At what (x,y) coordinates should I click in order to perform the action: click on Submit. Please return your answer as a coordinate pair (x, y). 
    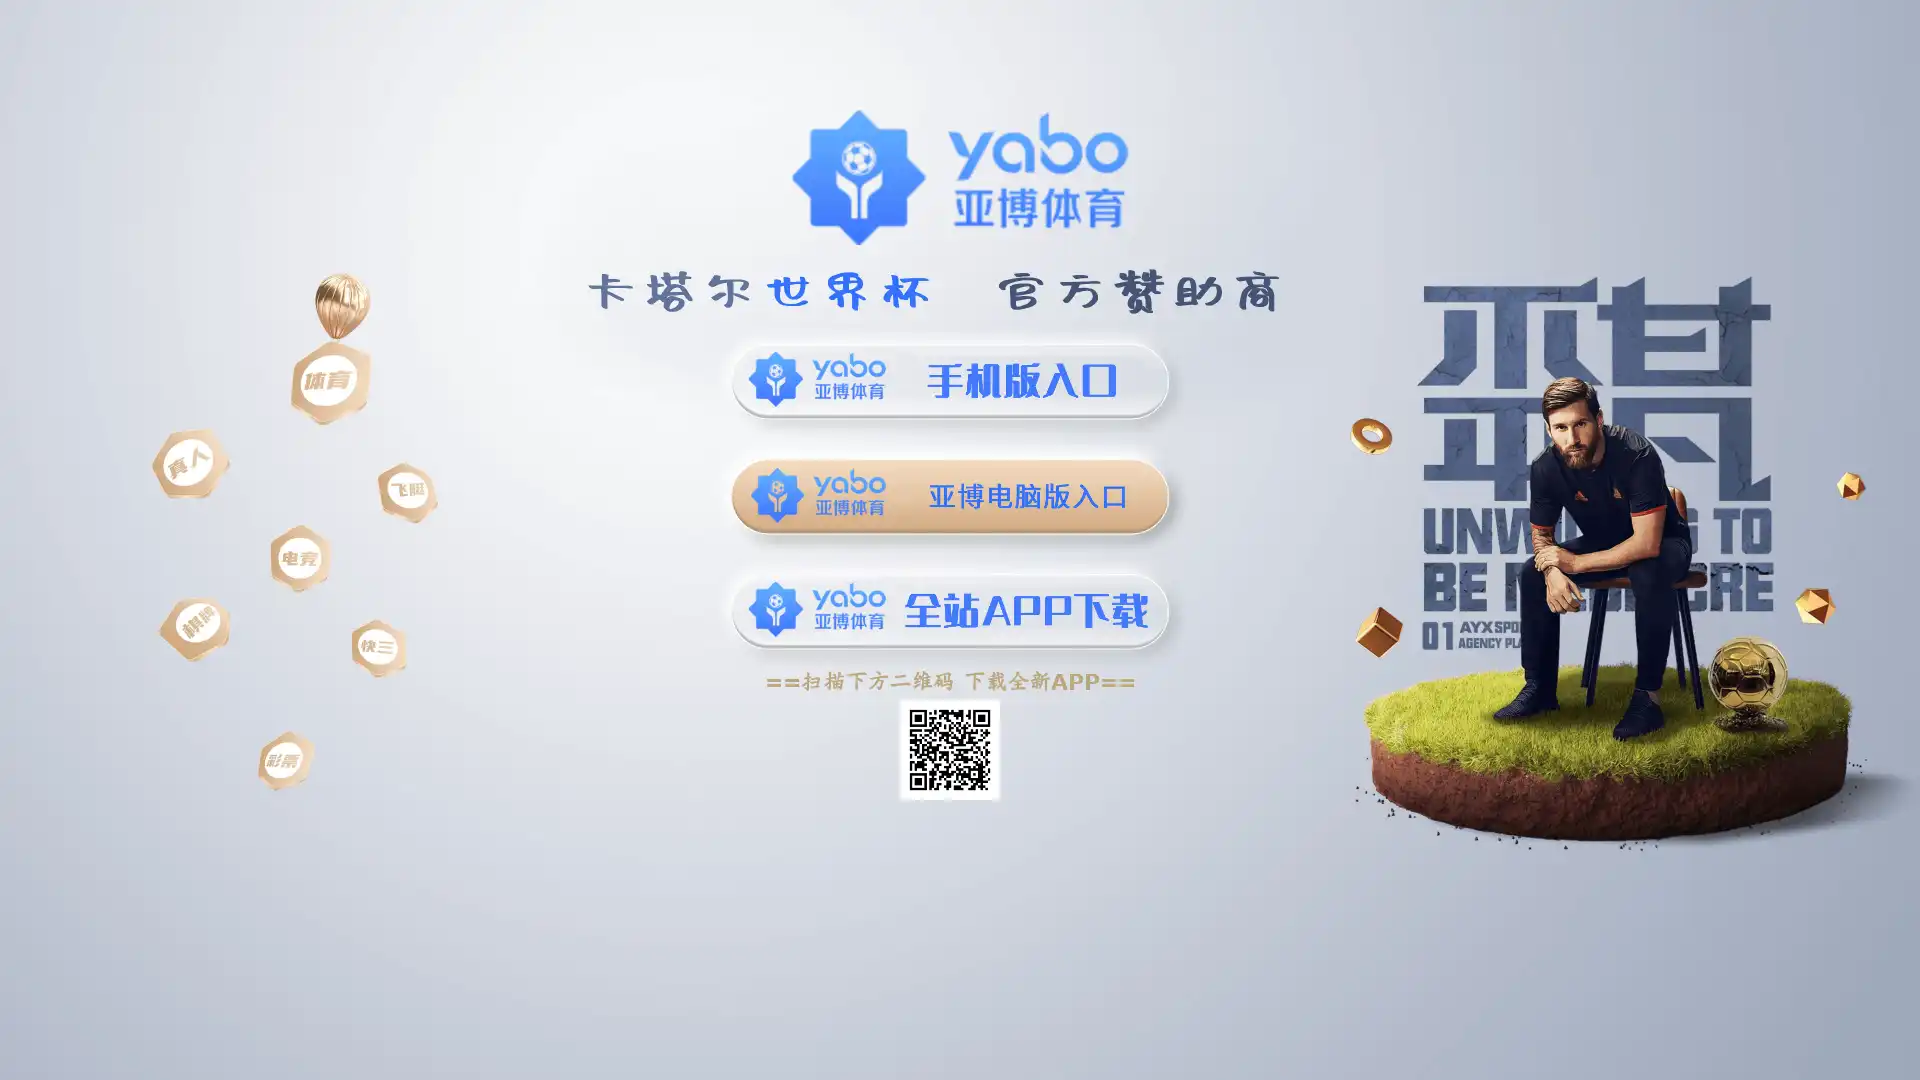
    Looking at the image, I should click on (1408, 366).